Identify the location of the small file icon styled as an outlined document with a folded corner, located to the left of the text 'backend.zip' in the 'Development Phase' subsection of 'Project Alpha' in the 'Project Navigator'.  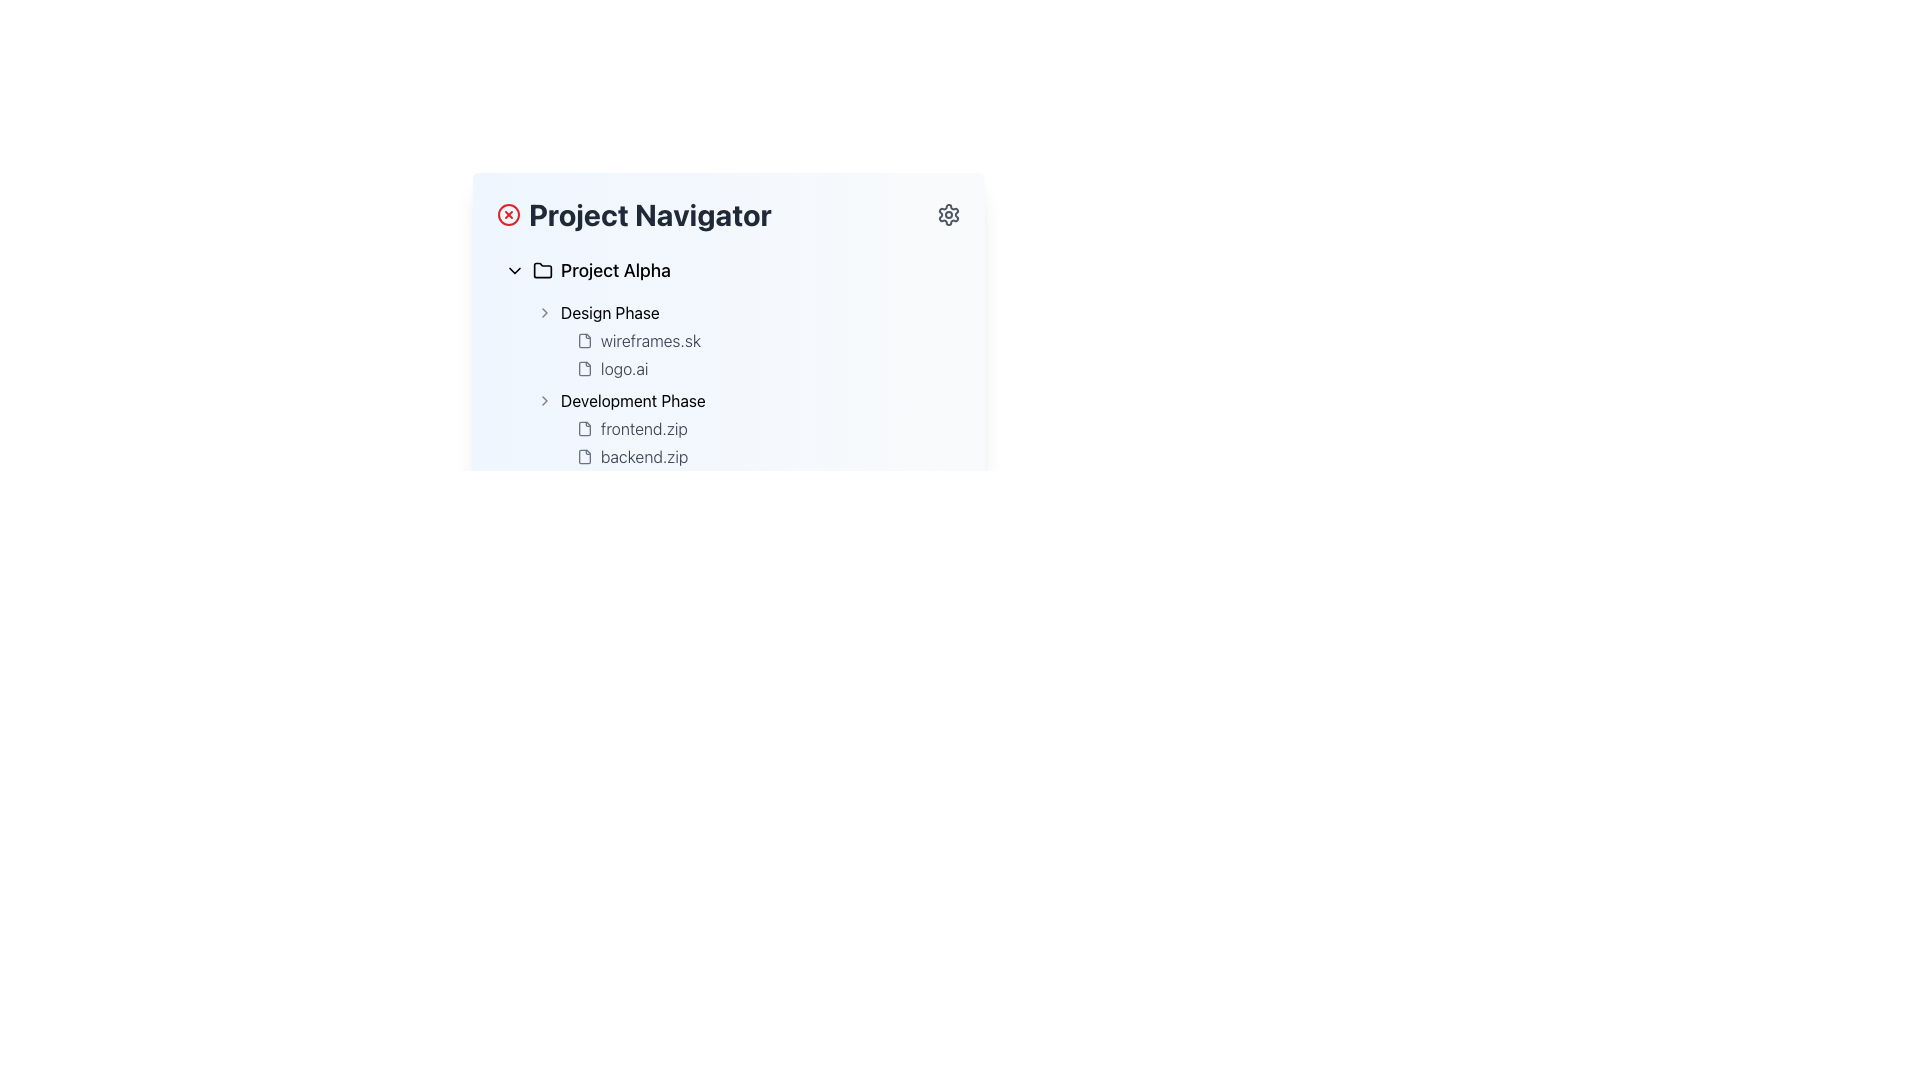
(584, 456).